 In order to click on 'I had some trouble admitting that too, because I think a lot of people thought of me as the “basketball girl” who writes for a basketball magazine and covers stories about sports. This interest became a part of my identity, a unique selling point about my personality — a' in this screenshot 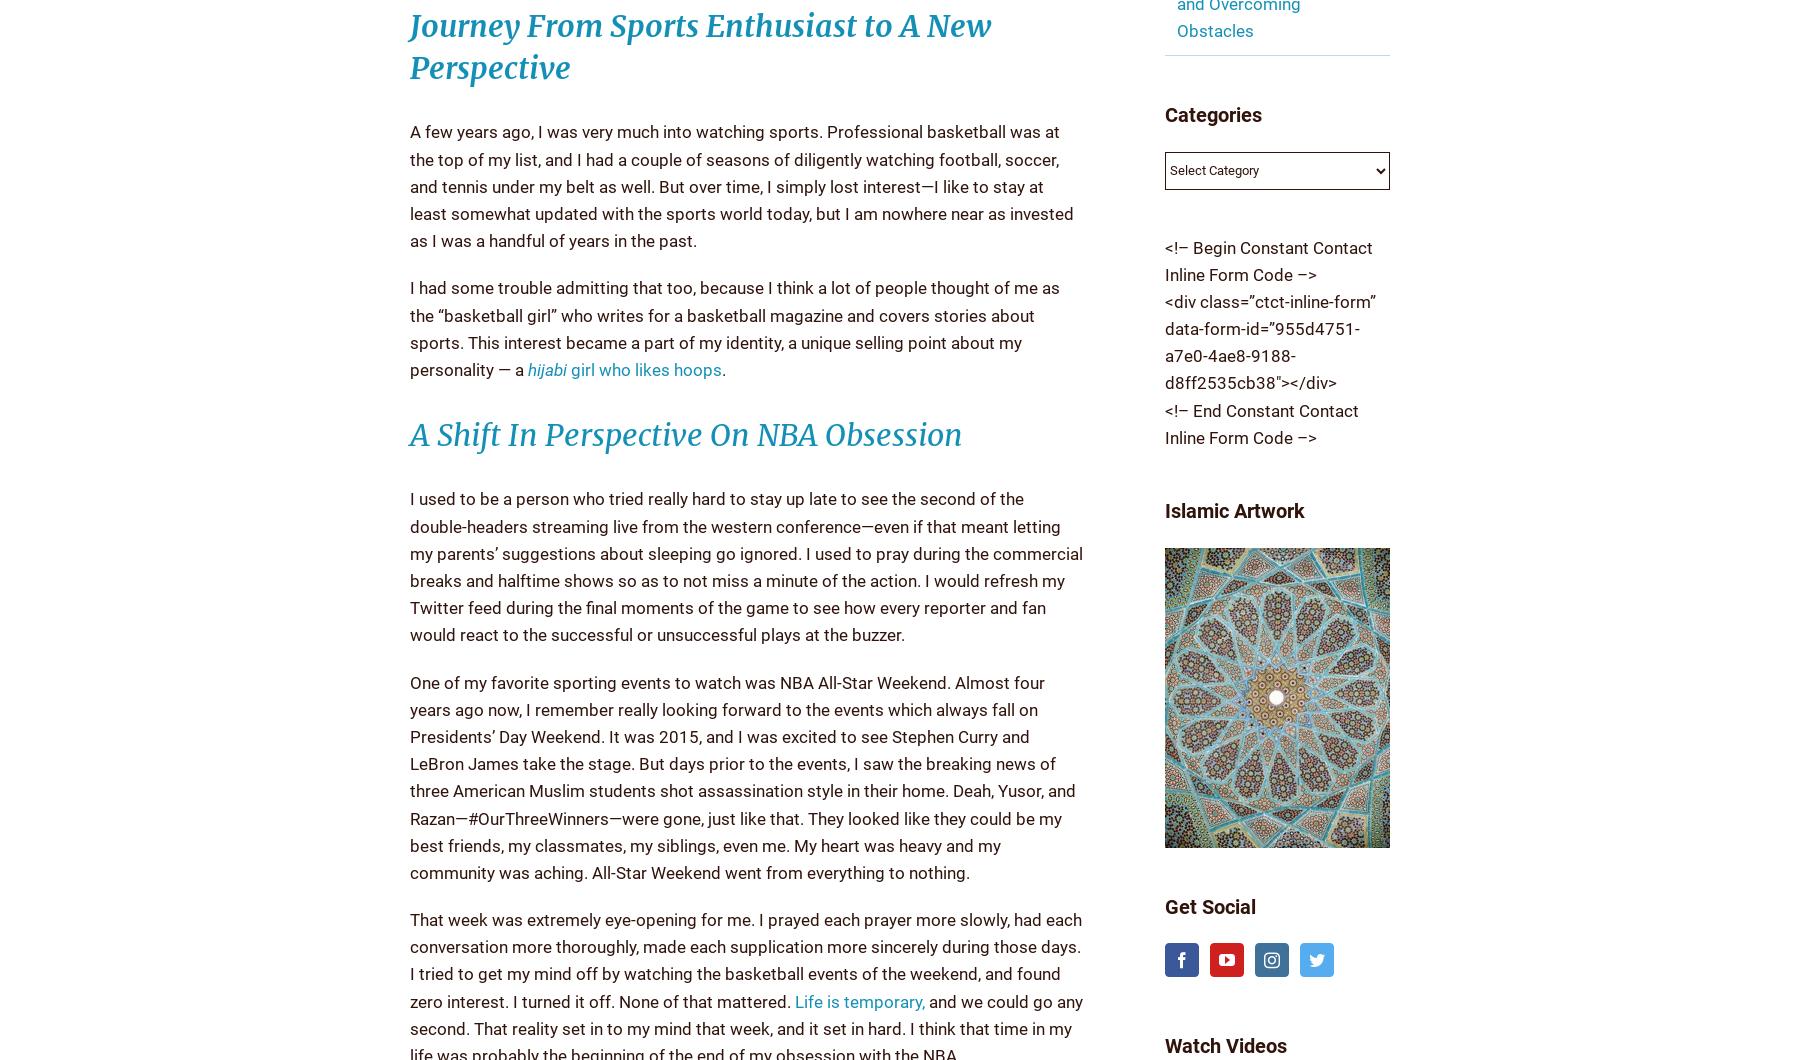, I will do `click(733, 328)`.